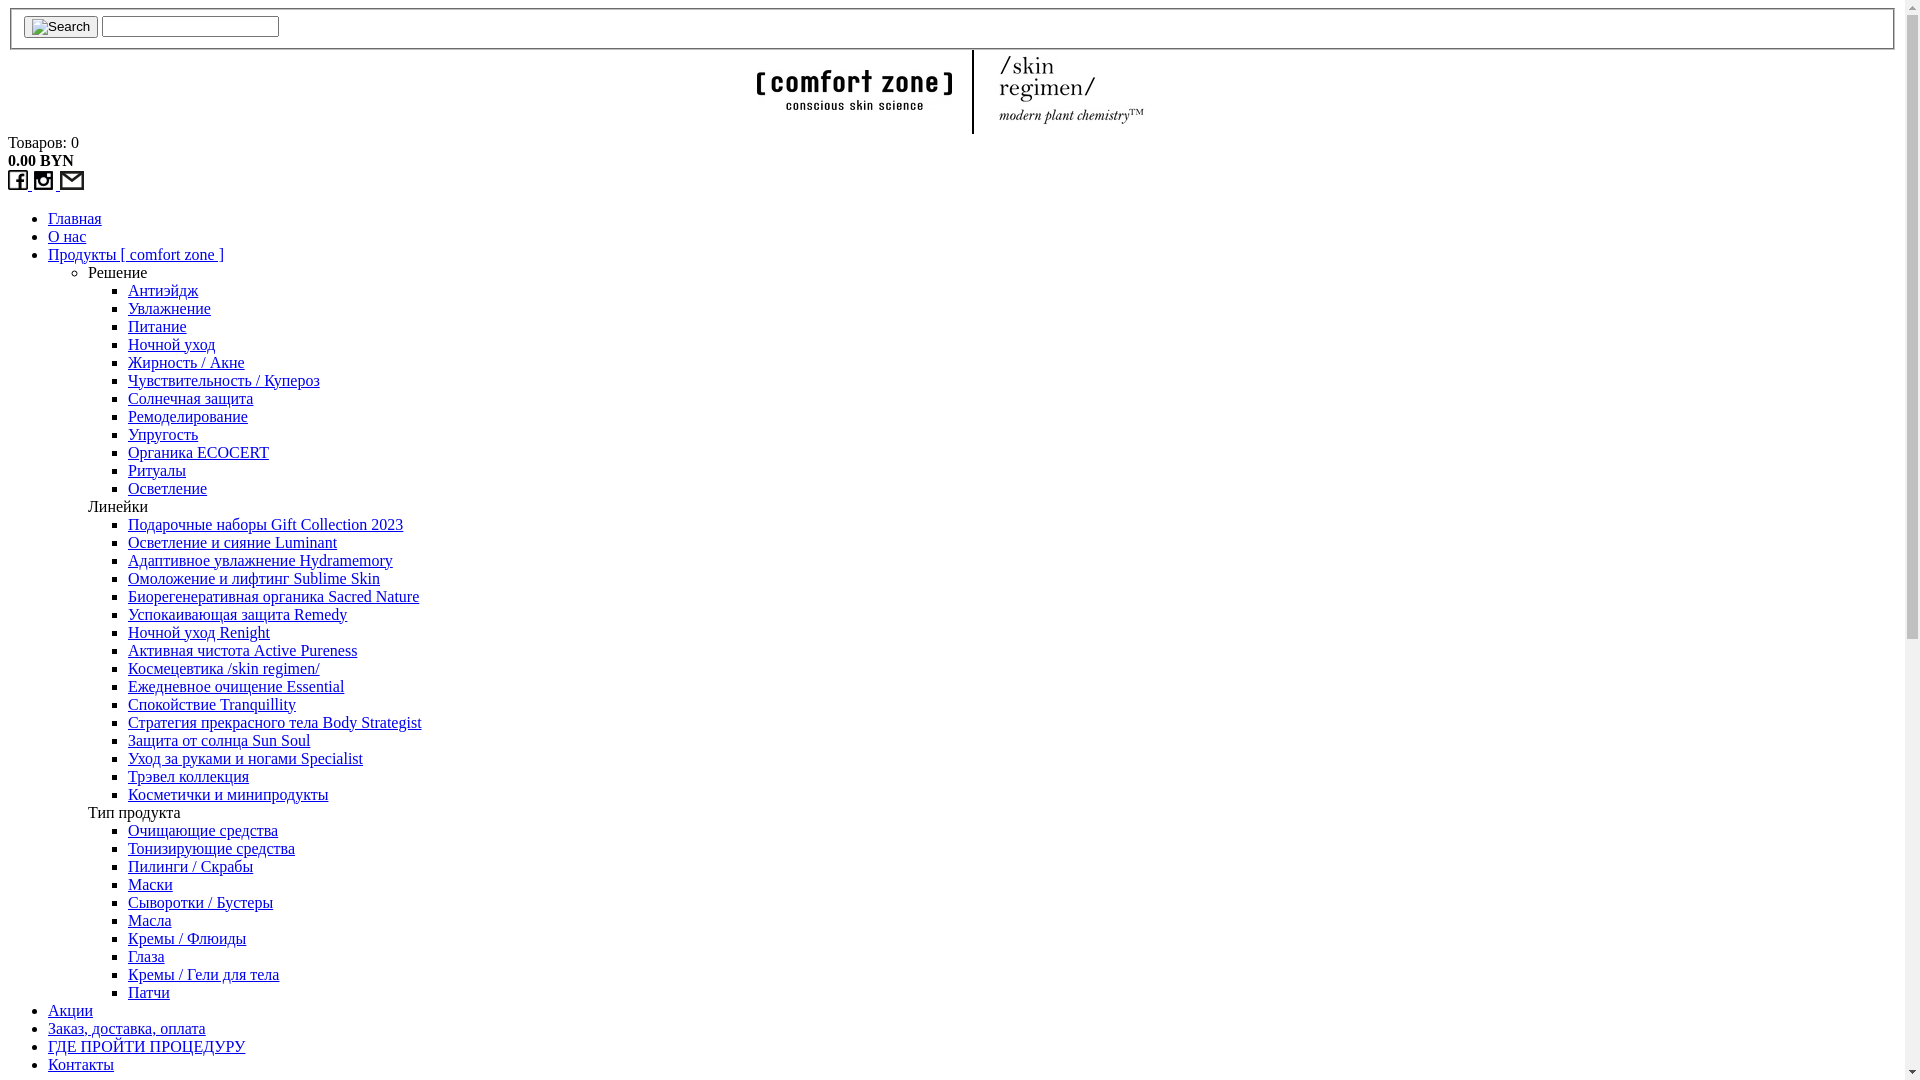 The height and width of the screenshot is (1080, 1920). I want to click on 'intagram', so click(32, 184).